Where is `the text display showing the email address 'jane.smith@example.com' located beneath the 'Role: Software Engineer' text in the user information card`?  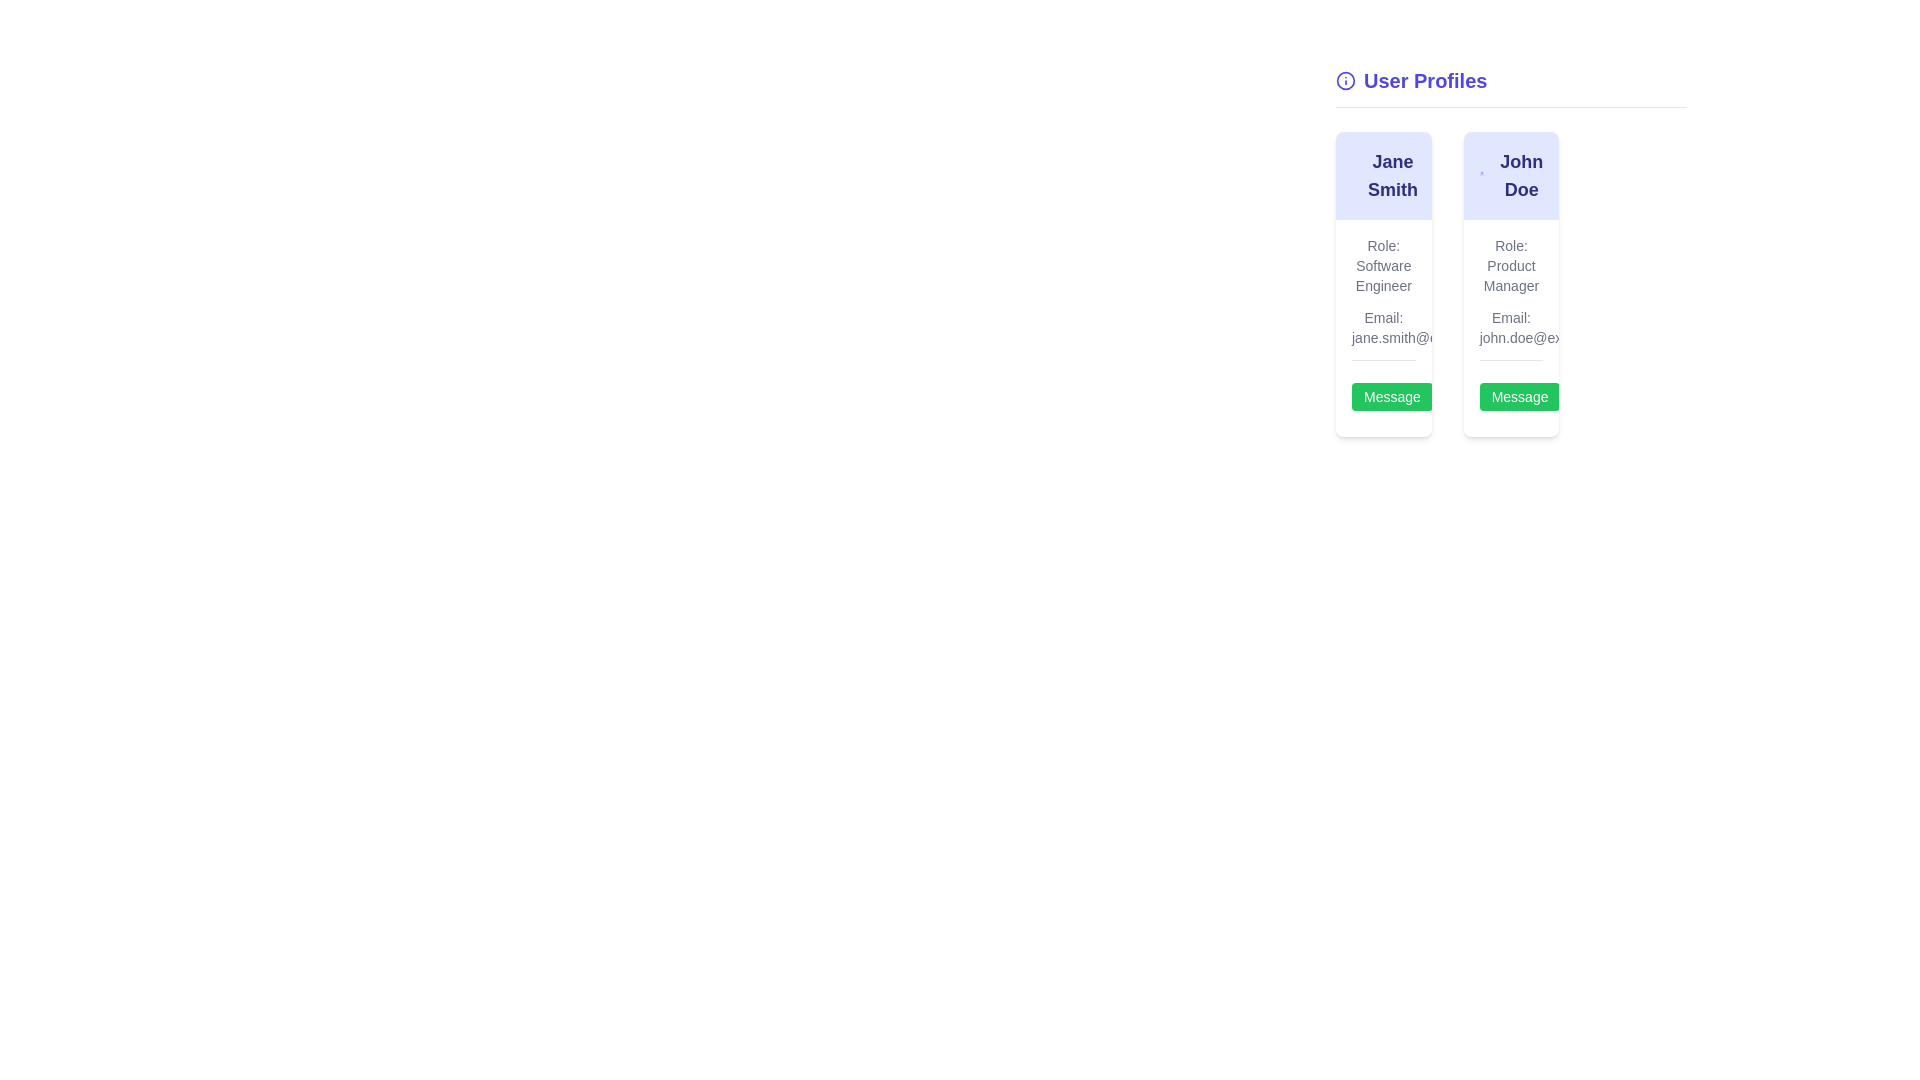 the text display showing the email address 'jane.smith@example.com' located beneath the 'Role: Software Engineer' text in the user information card is located at coordinates (1382, 326).